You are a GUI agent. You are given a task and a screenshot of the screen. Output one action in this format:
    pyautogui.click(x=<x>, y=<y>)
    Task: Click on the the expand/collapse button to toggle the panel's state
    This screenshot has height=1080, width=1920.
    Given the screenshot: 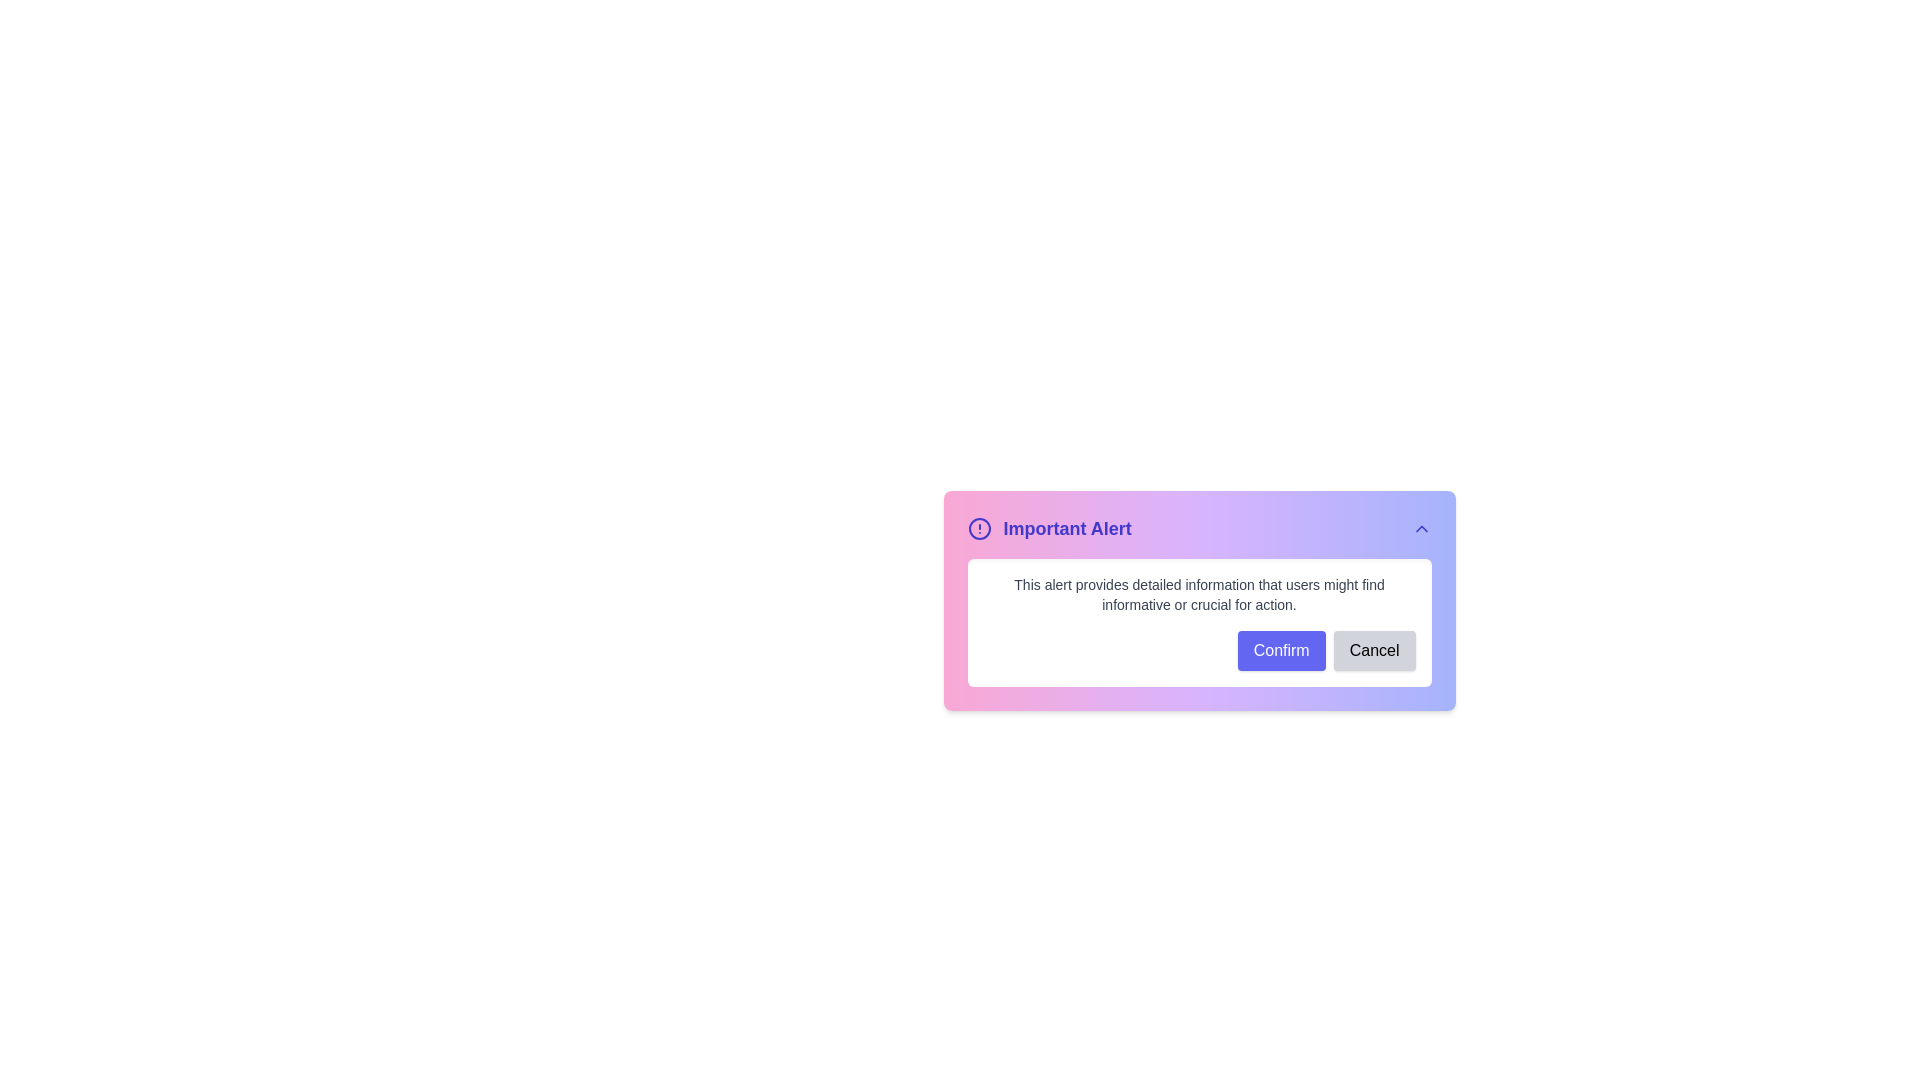 What is the action you would take?
    pyautogui.click(x=1420, y=527)
    